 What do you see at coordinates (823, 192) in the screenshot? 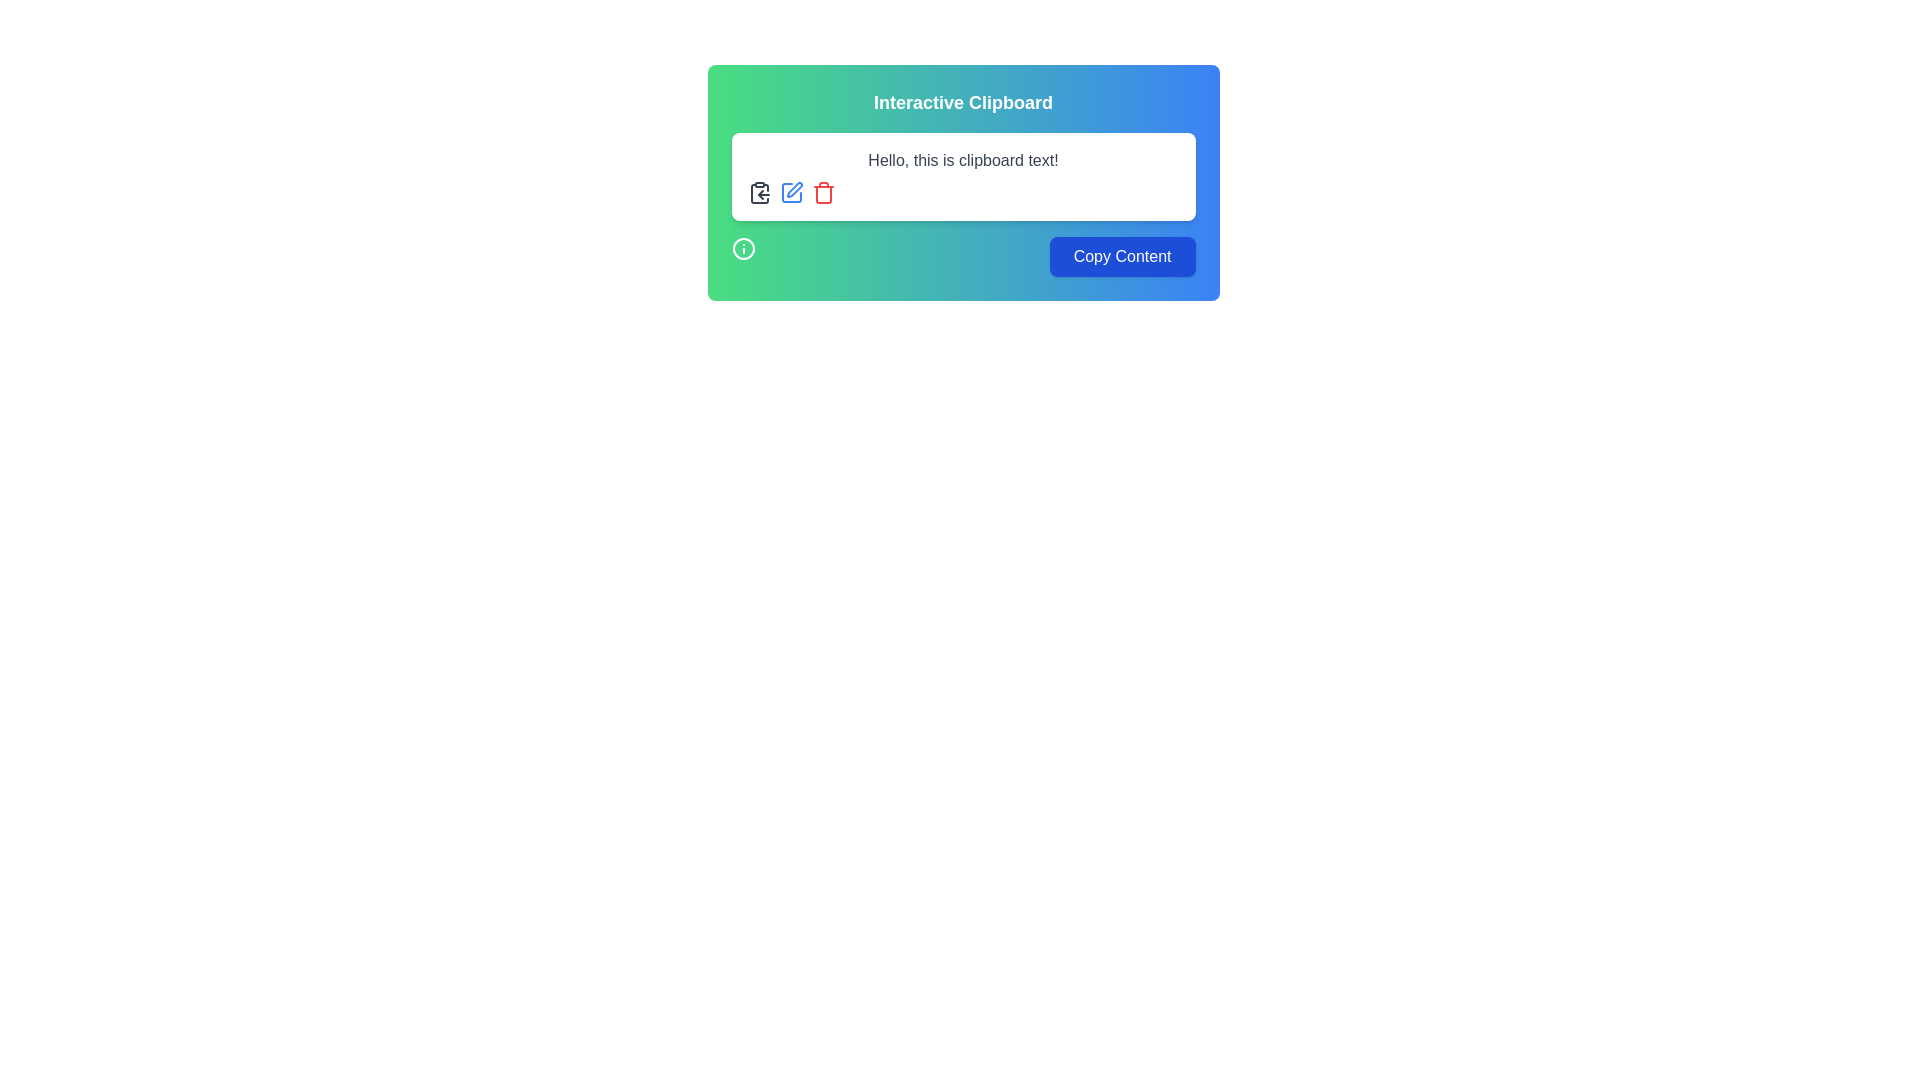
I see `the trash bin icon, which is the third icon in a row of interactive icons above the text field` at bounding box center [823, 192].